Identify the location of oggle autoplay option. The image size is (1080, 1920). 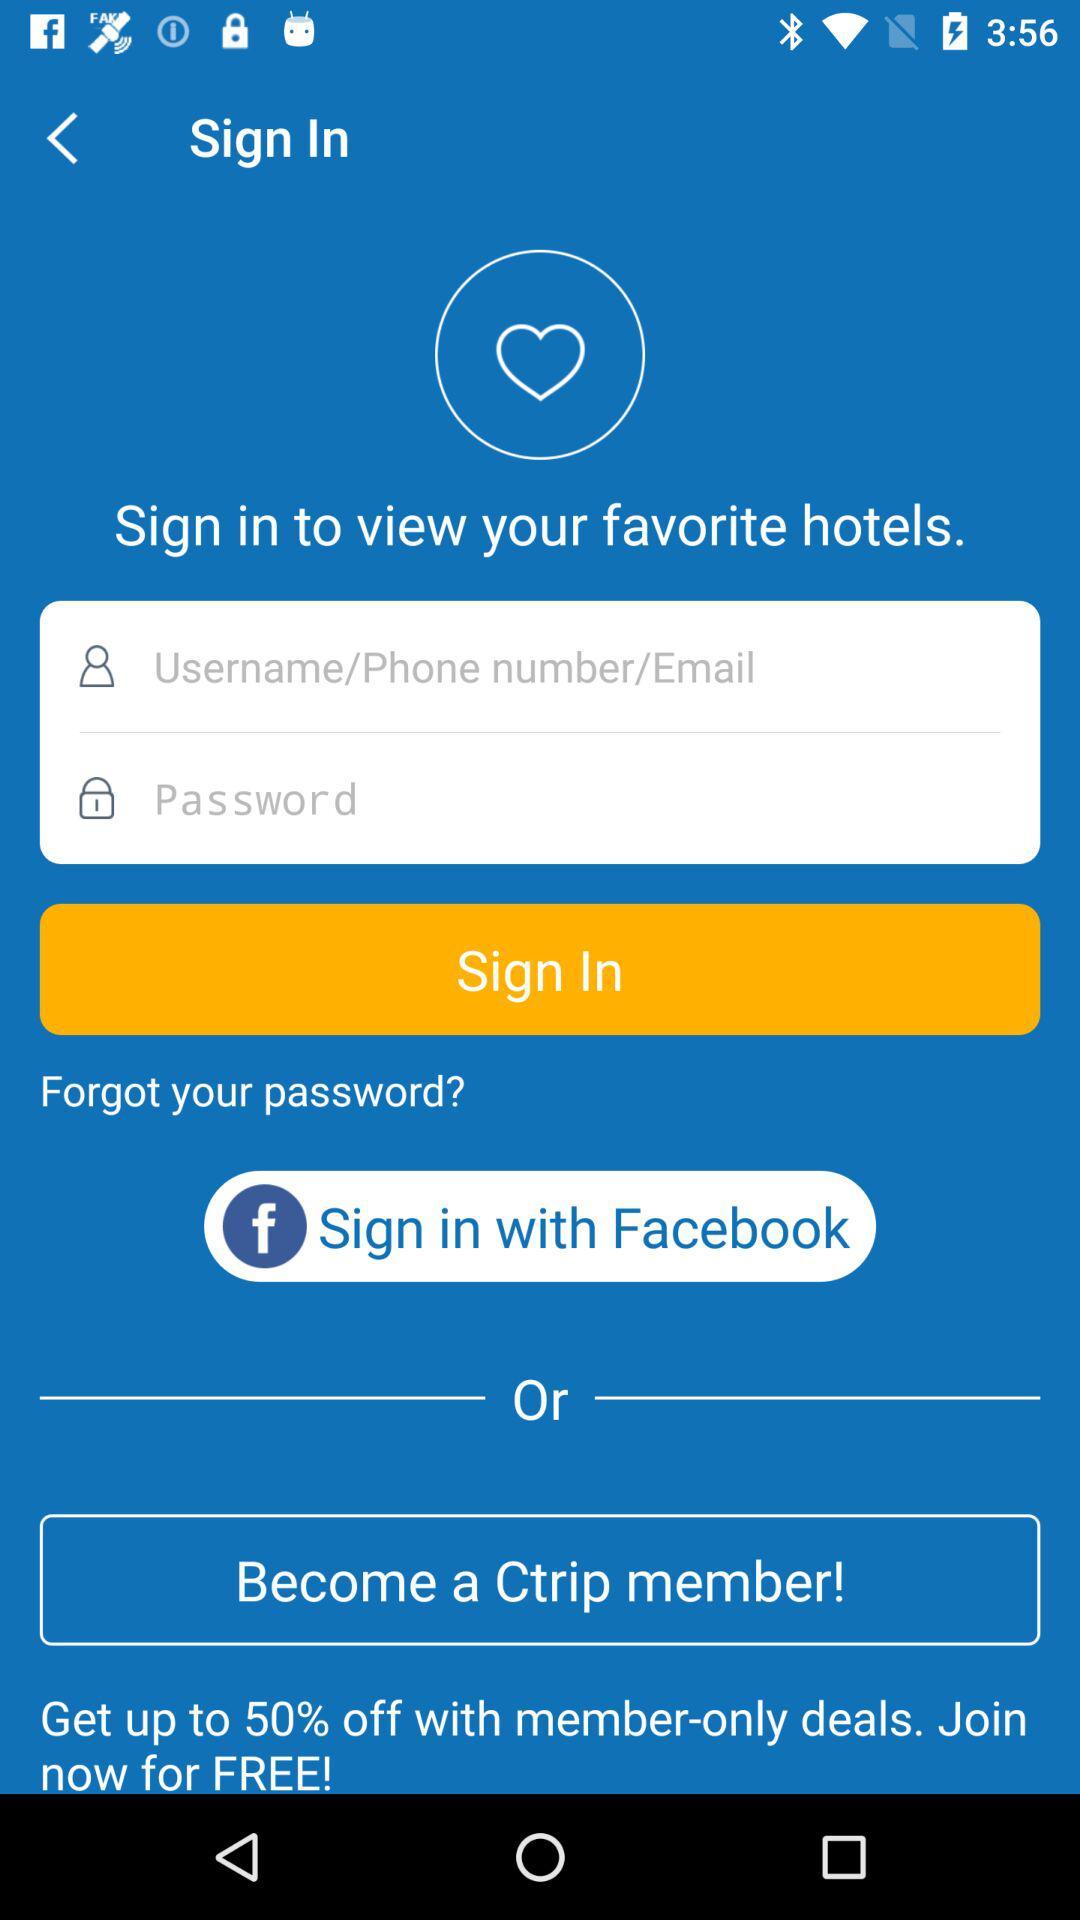
(540, 666).